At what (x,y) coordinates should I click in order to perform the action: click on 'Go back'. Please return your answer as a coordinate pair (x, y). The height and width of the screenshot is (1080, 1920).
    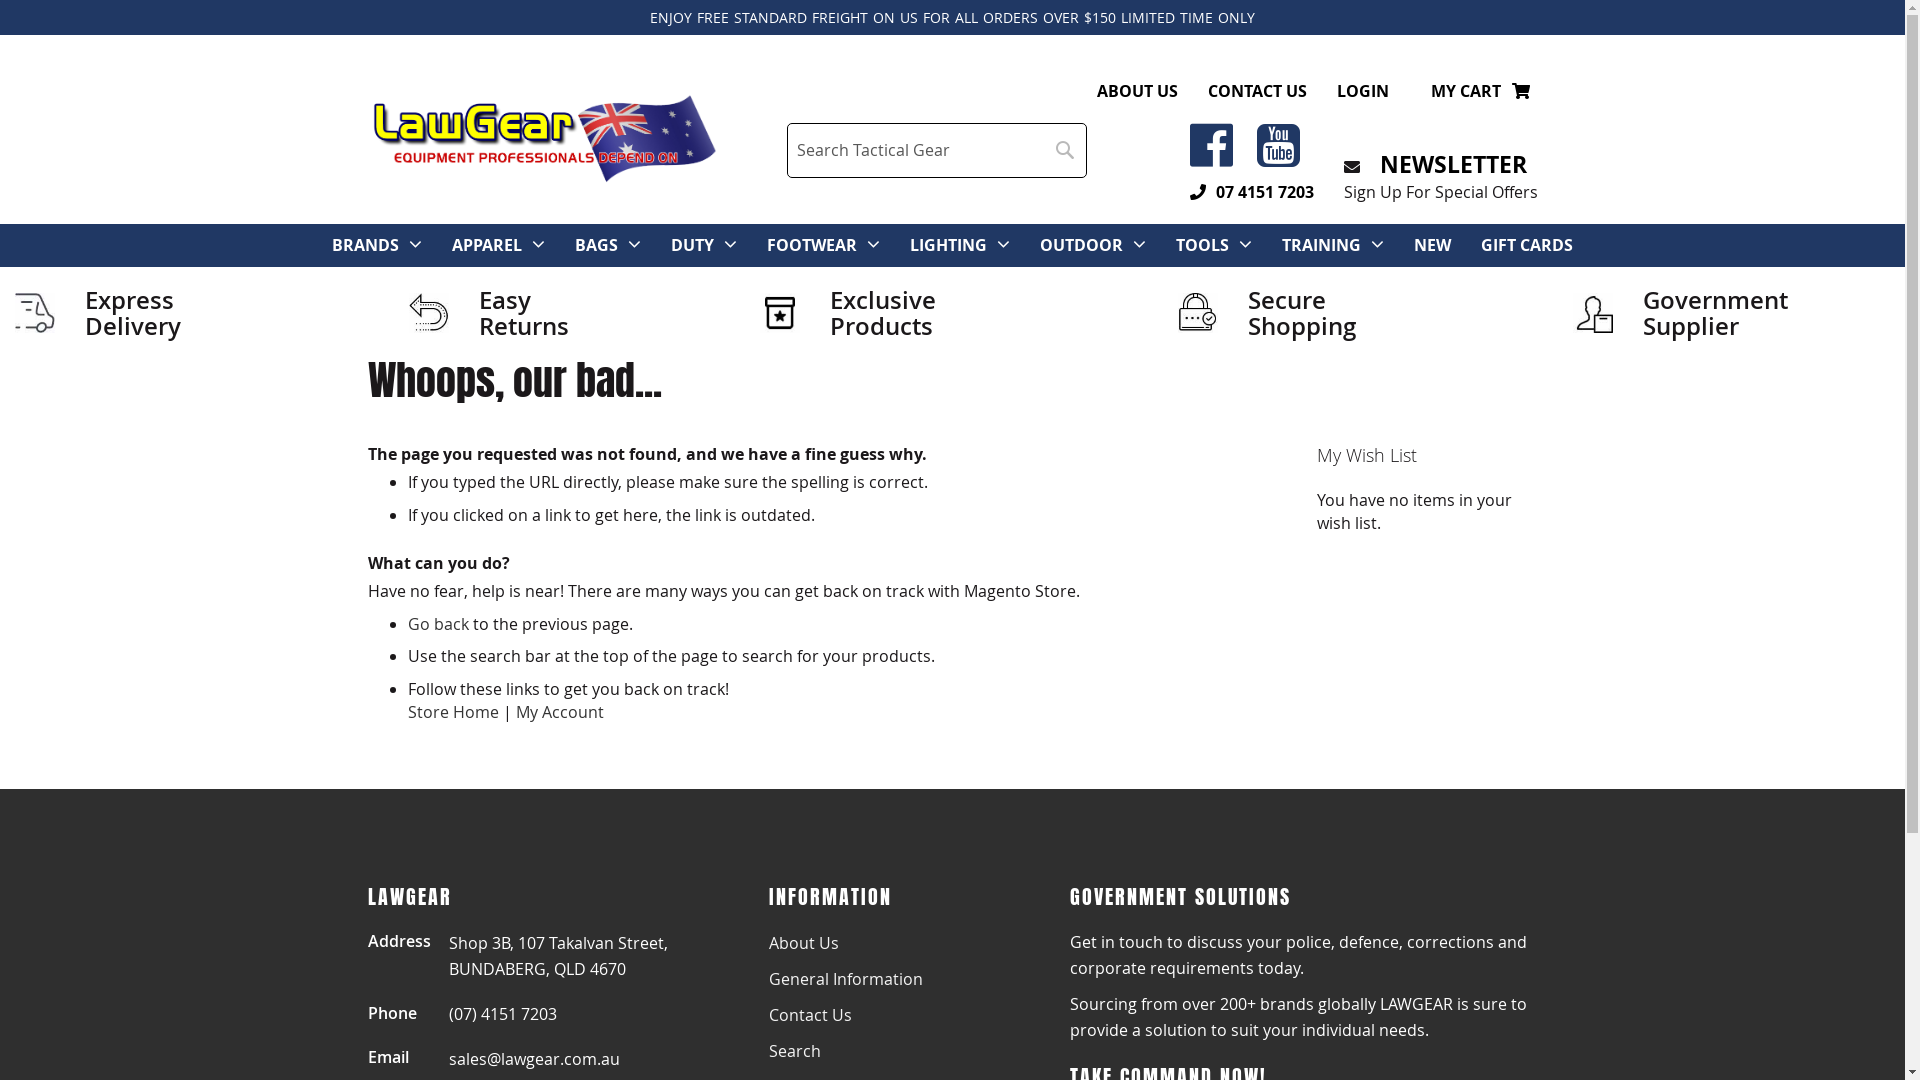
    Looking at the image, I should click on (437, 623).